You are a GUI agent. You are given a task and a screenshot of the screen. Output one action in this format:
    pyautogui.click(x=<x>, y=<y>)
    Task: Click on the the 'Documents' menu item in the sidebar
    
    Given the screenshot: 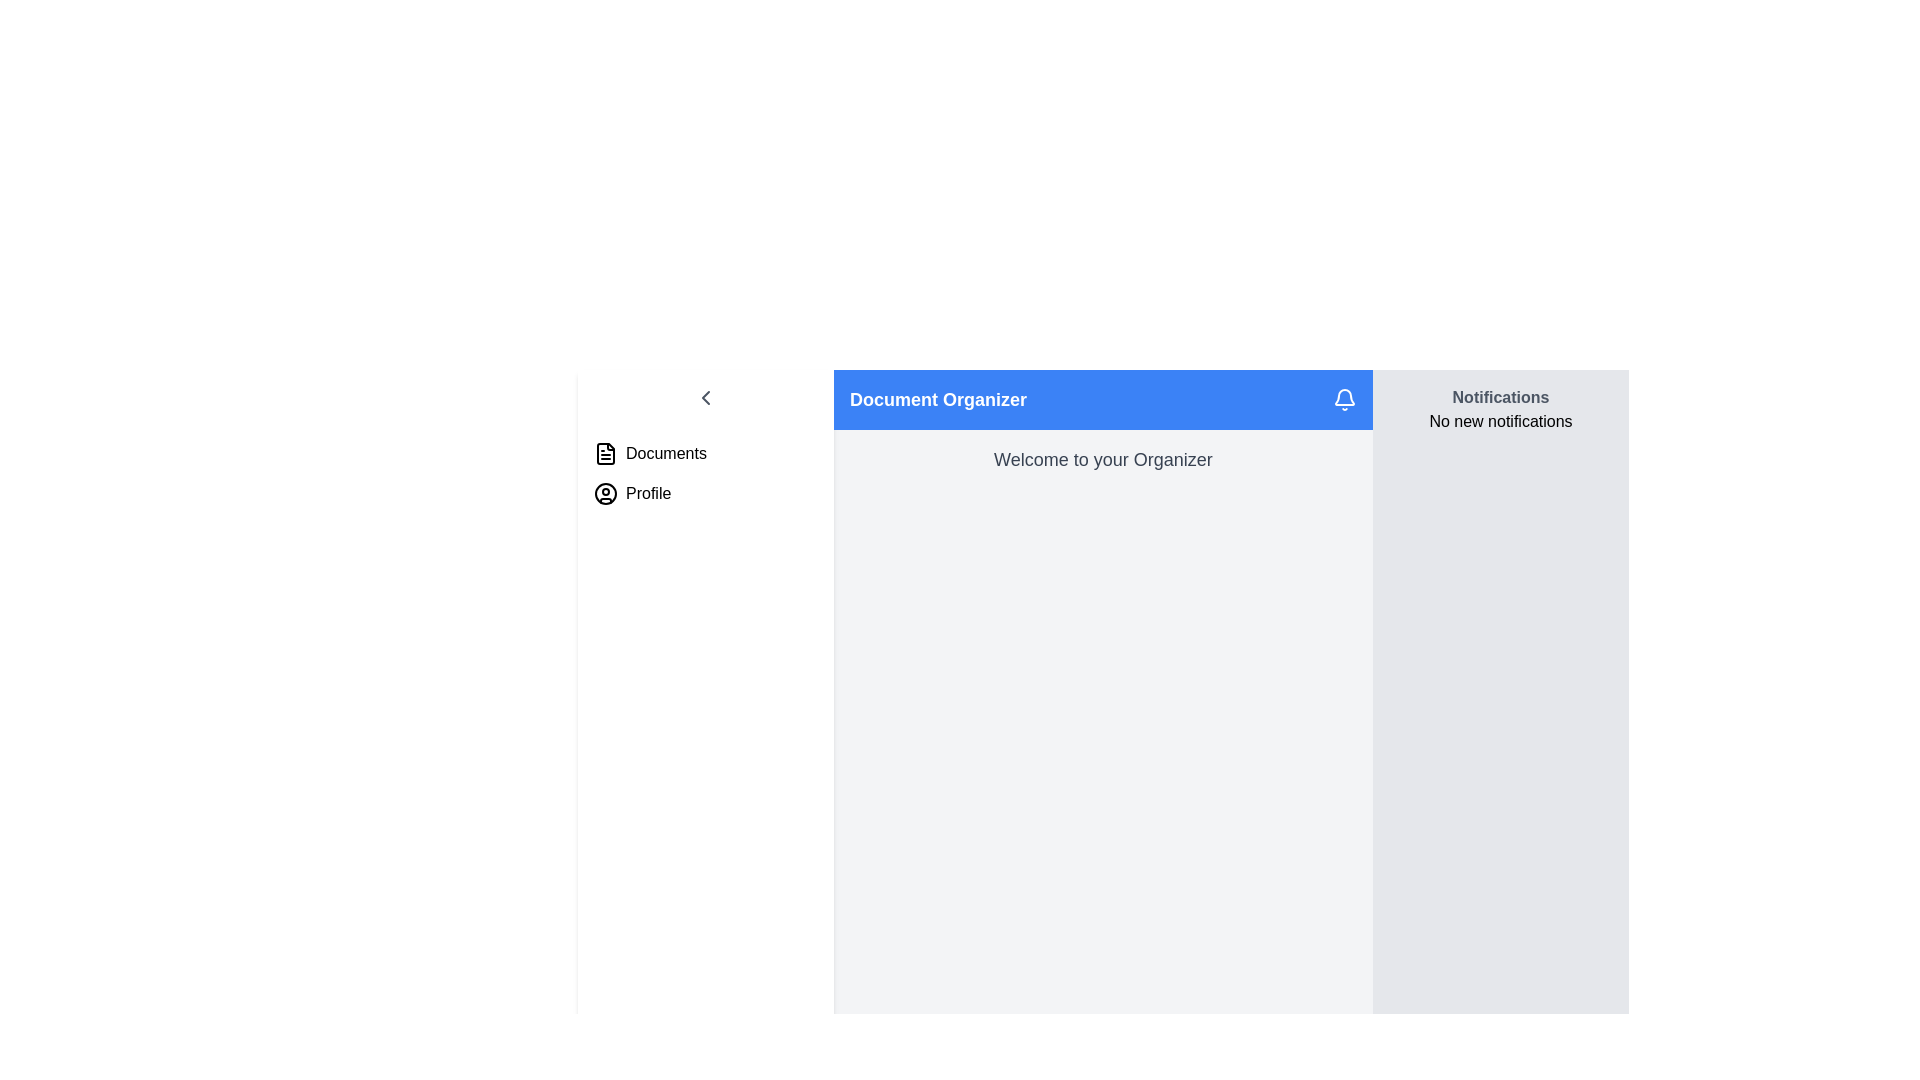 What is the action you would take?
    pyautogui.click(x=705, y=454)
    